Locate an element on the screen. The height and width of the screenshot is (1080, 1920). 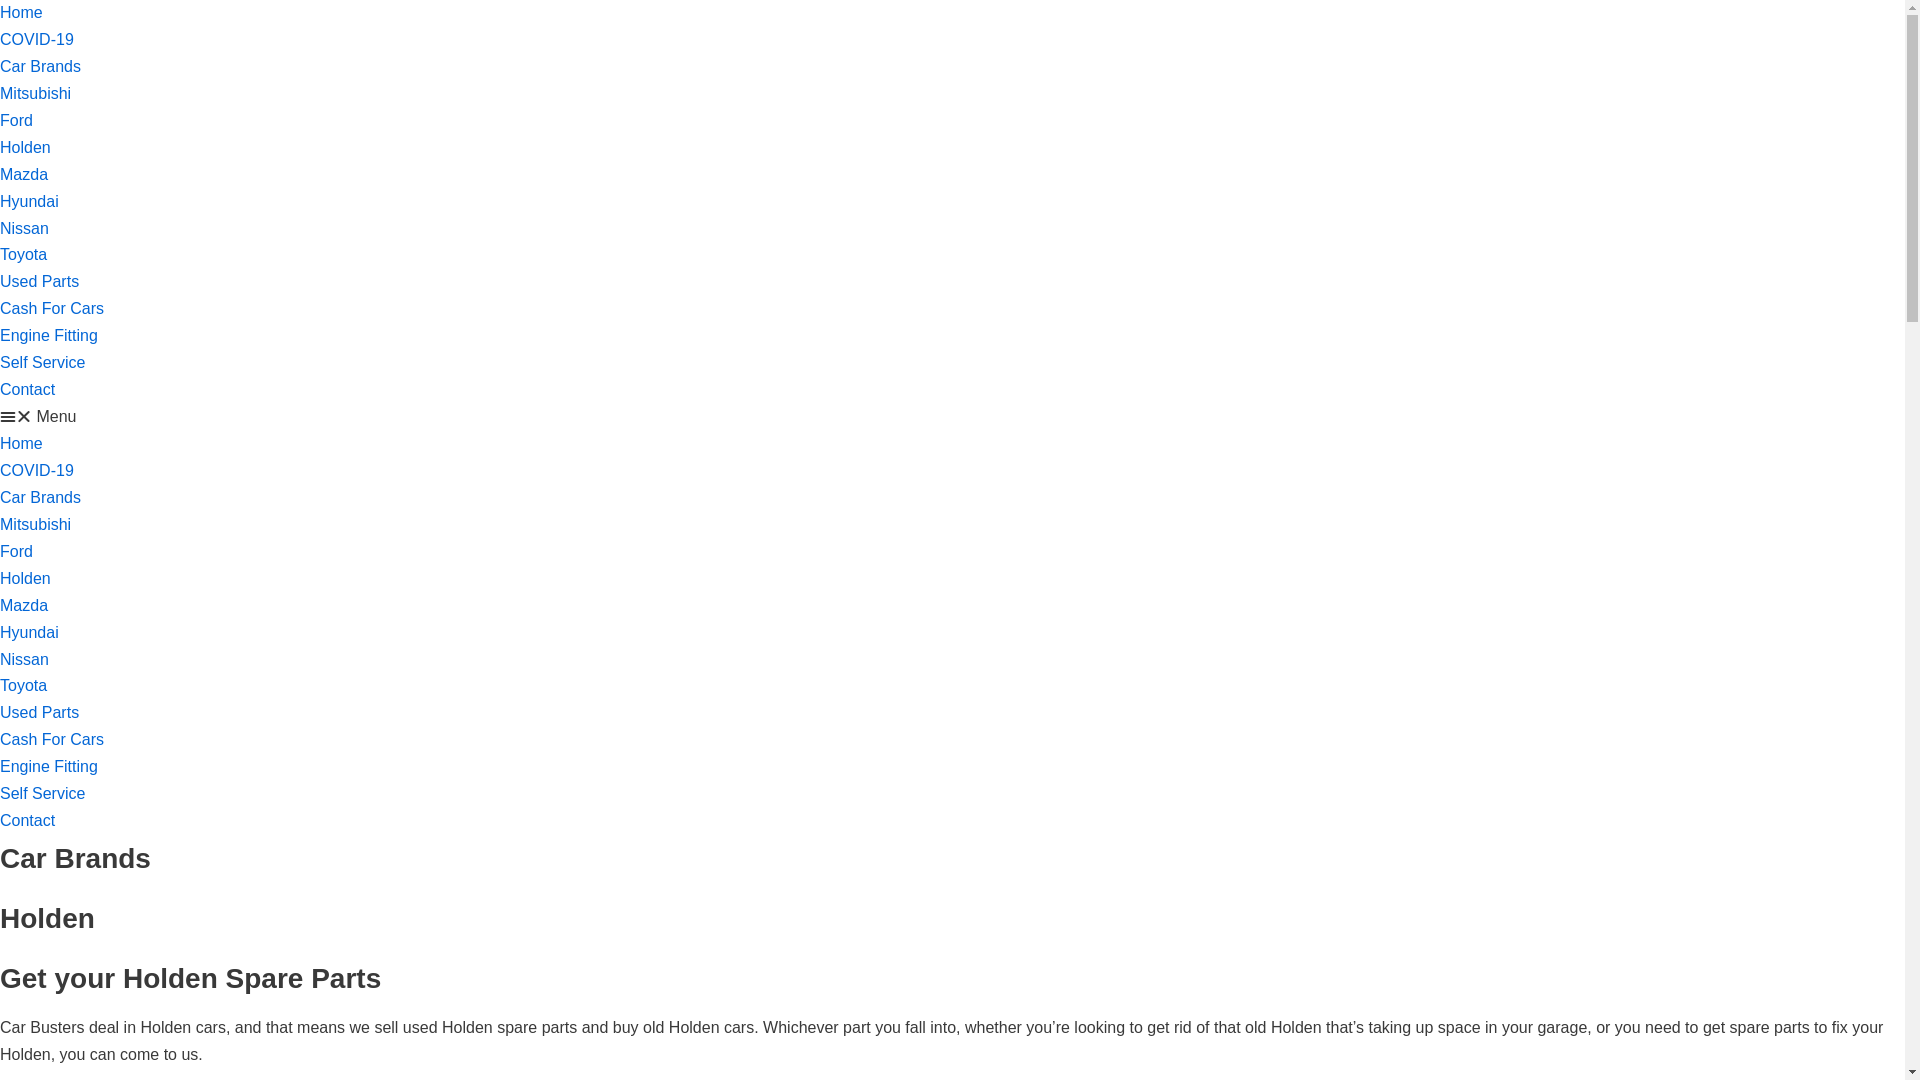
'Contact' is located at coordinates (27, 820).